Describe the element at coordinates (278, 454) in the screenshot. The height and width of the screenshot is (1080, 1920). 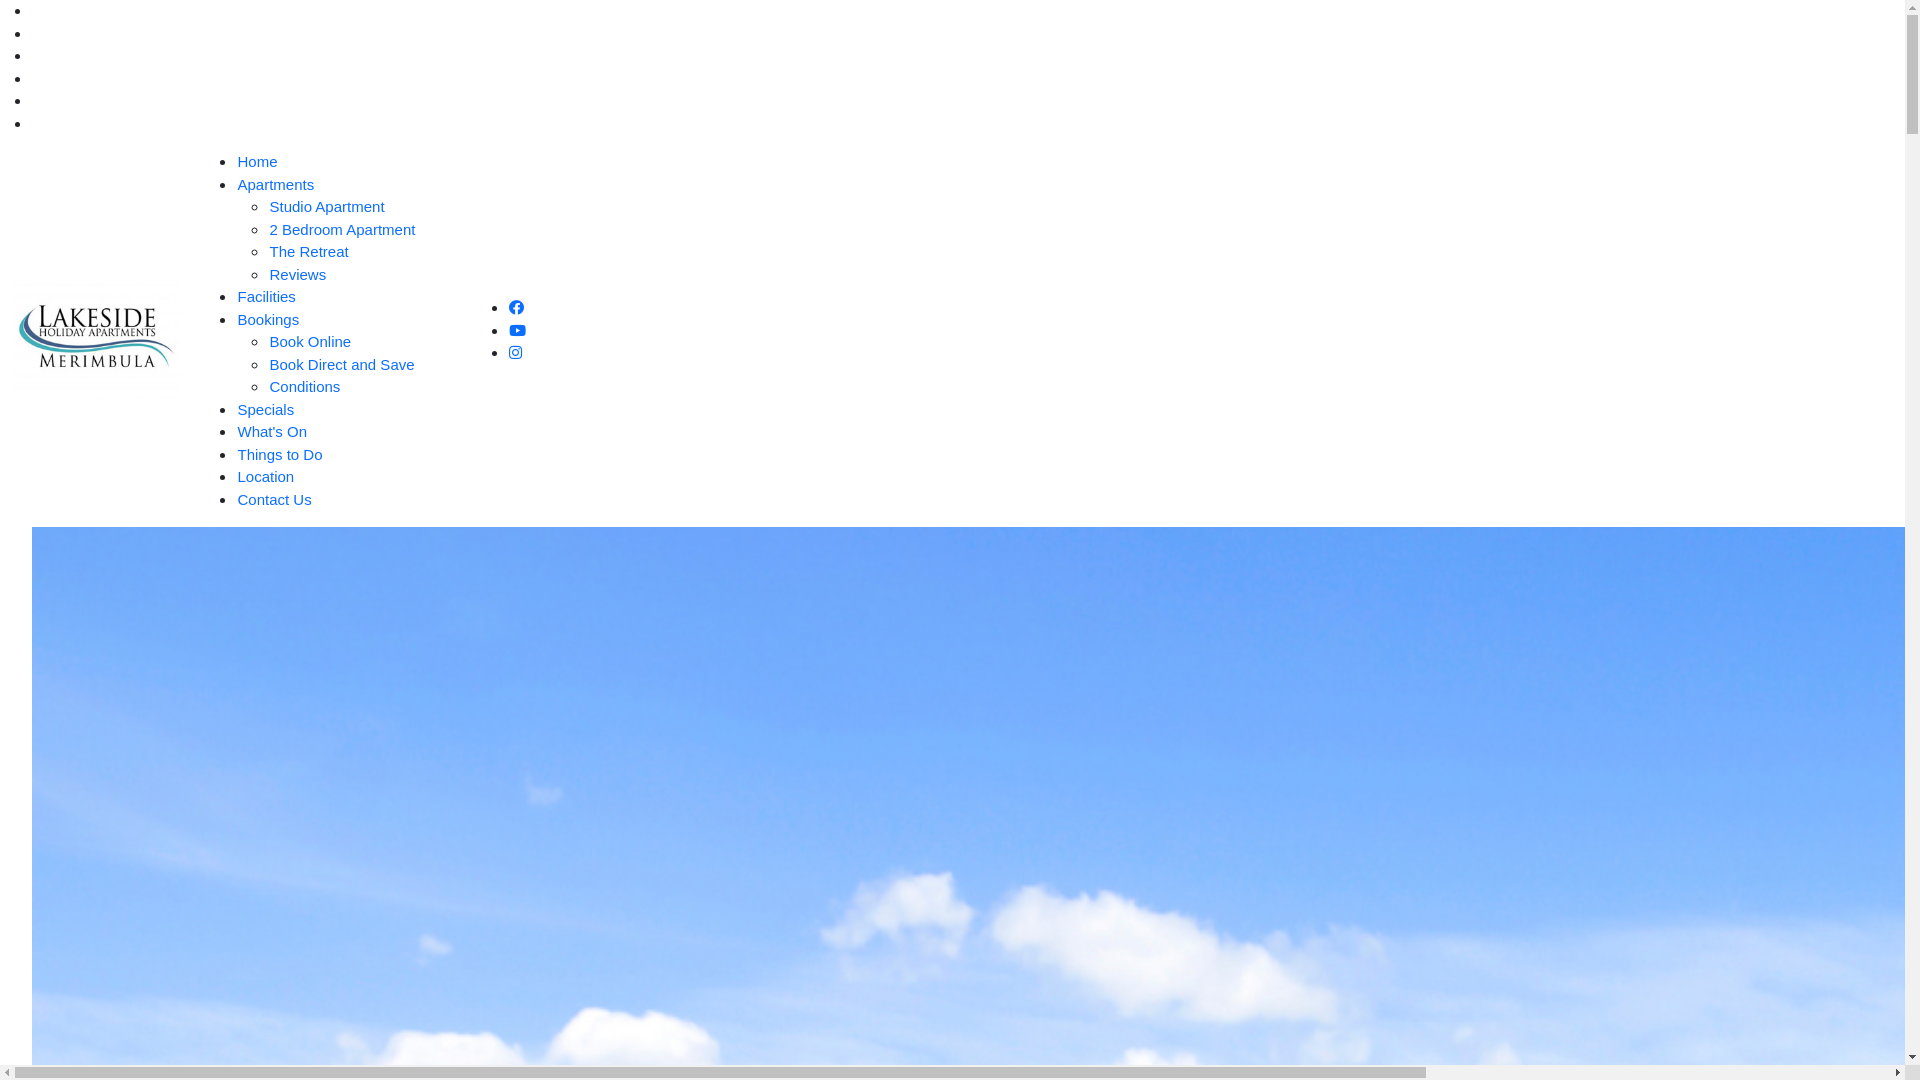
I see `'Things to Do'` at that location.